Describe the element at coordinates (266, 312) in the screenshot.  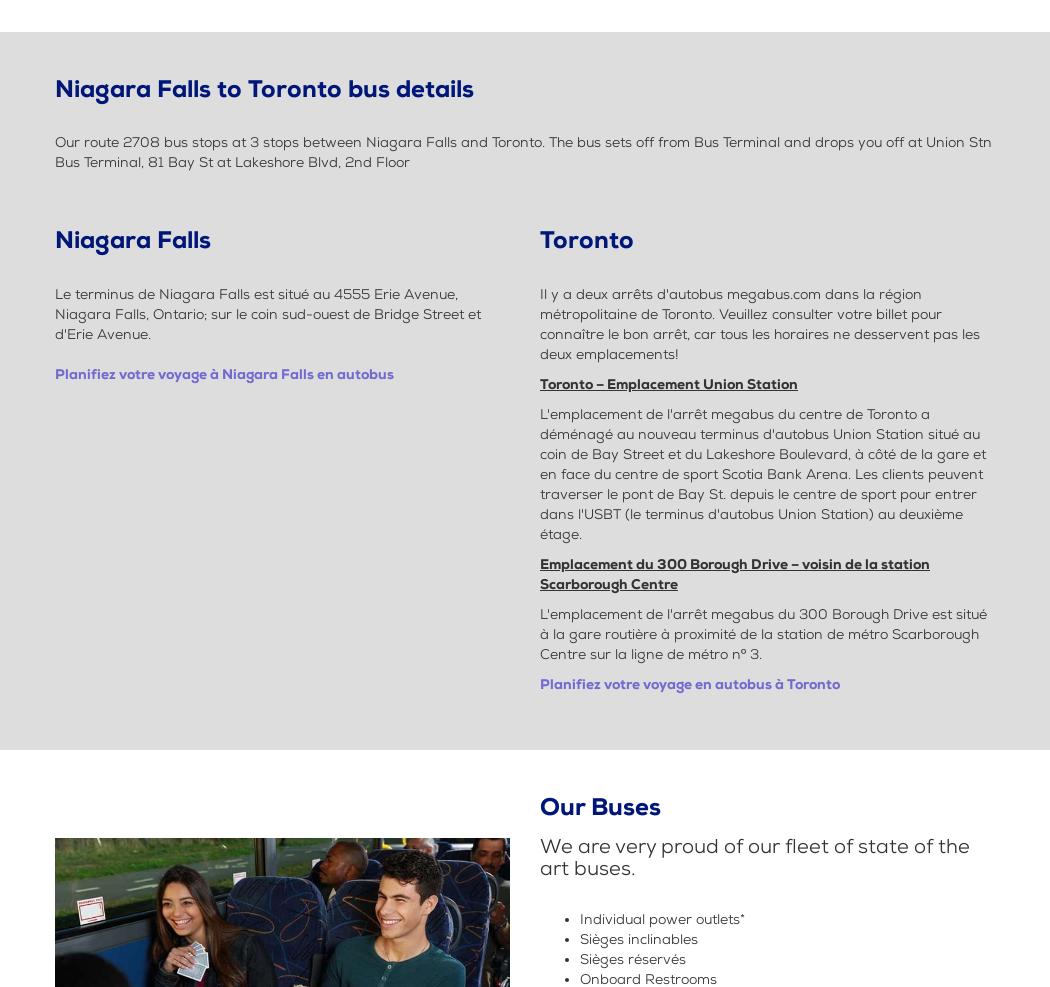
I see `'Le terminus de Niagara Falls est situé au 4555 Erie Avenue, Niagara Falls, Ontario; sur le coin sud-ouest de Bridge Street et d'Erie Avenue.'` at that location.